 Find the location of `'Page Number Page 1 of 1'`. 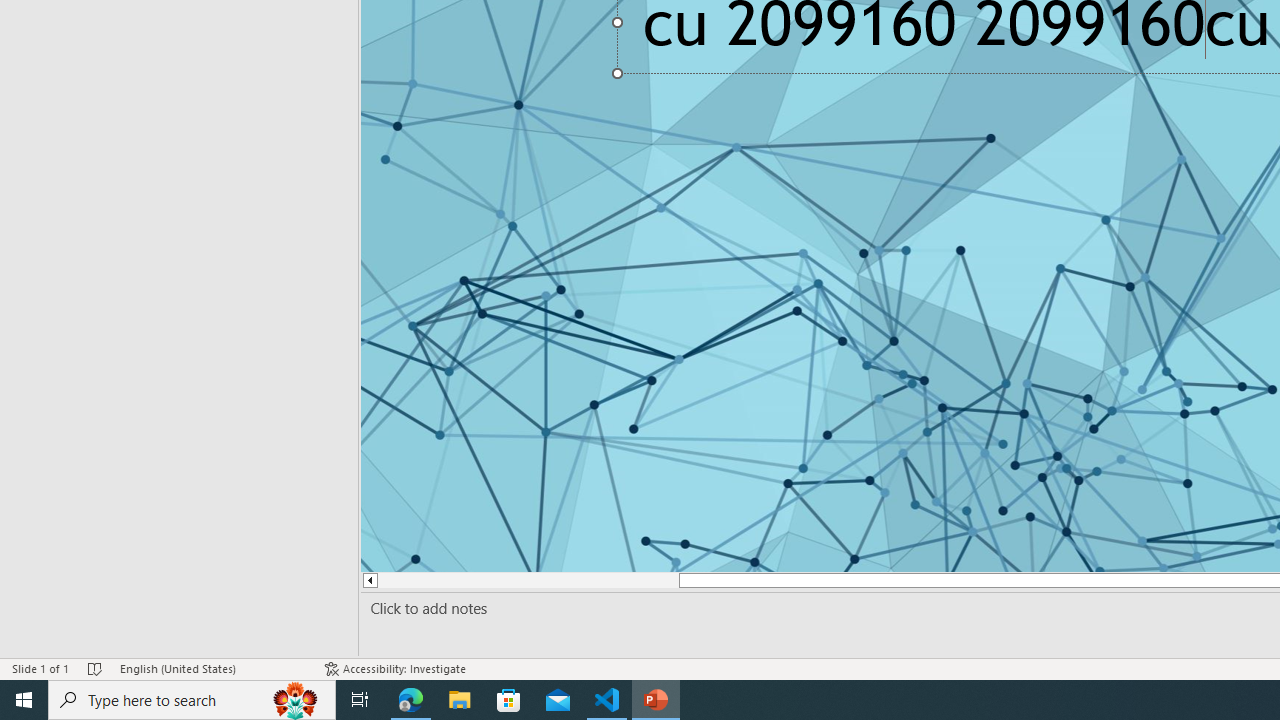

'Page Number Page 1 of 1' is located at coordinates (55, 640).